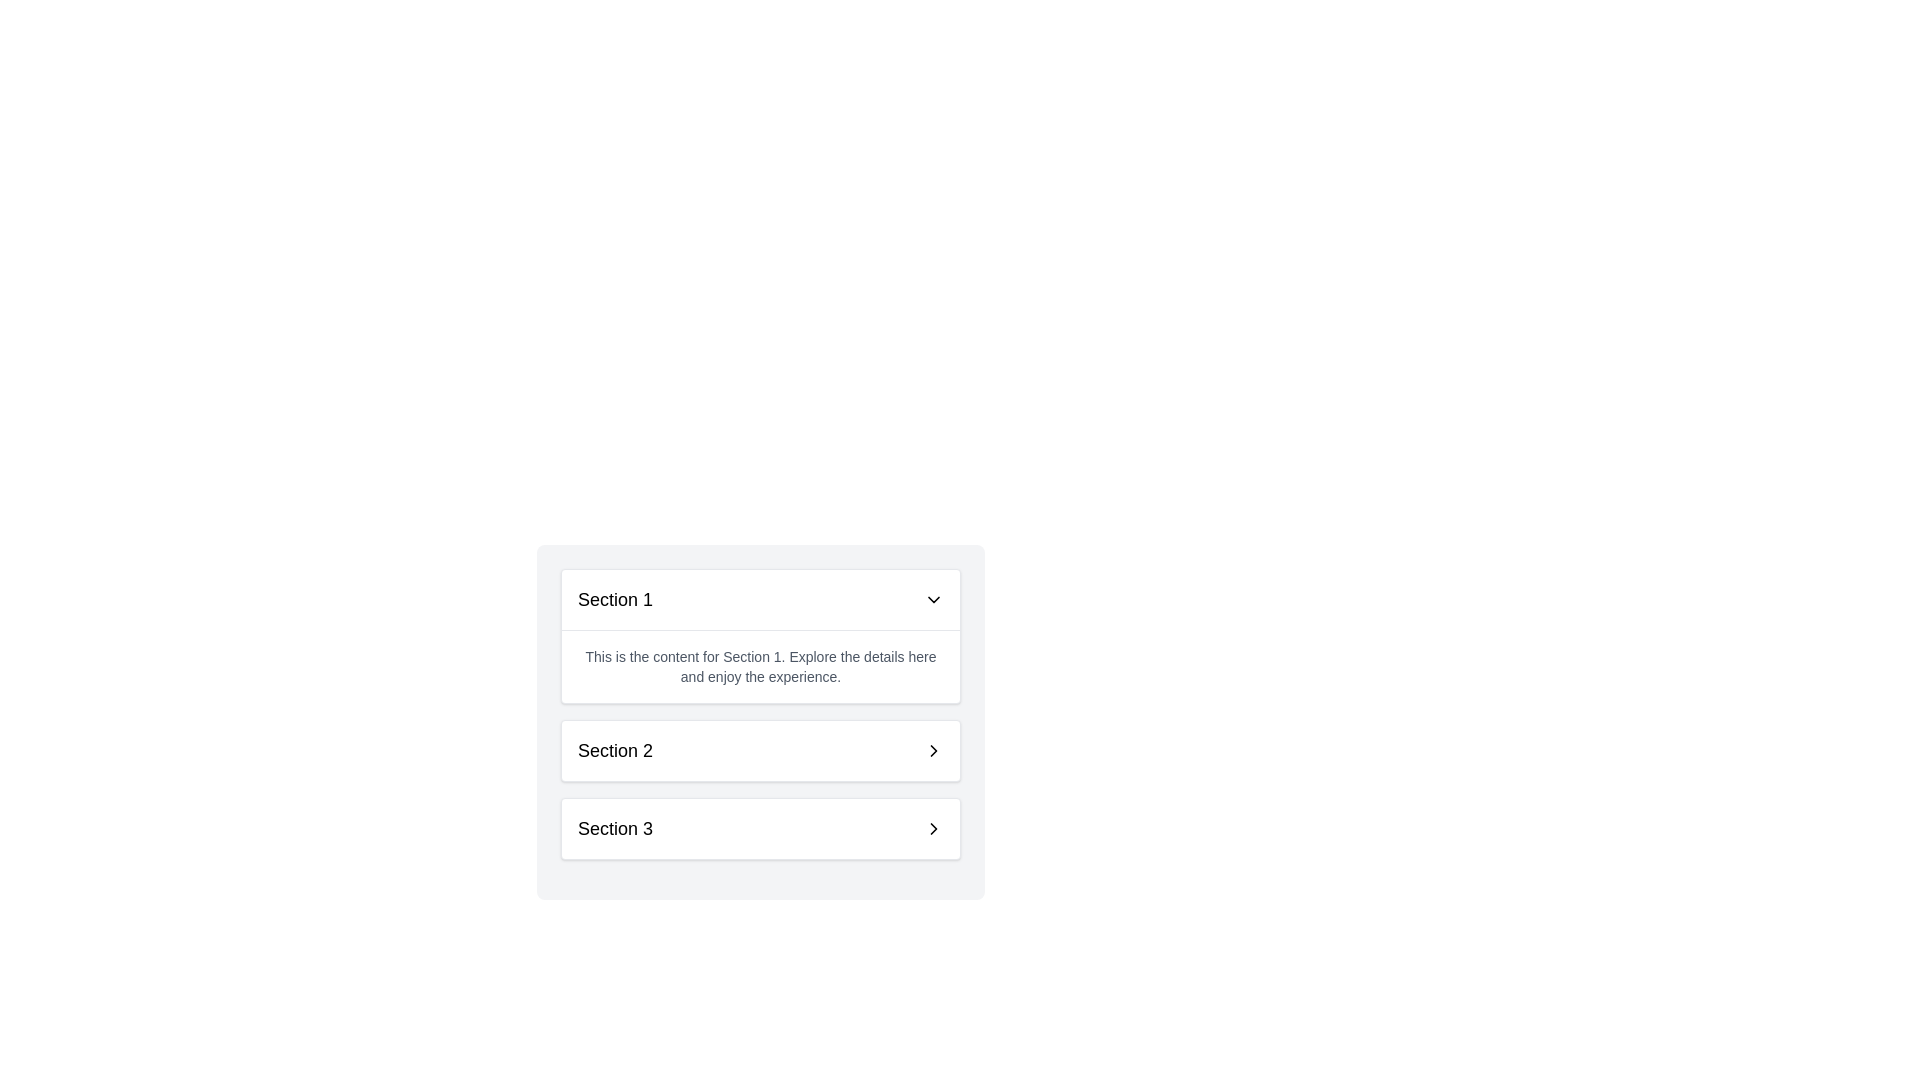  Describe the element at coordinates (933, 751) in the screenshot. I see `the Chevron icon button (SVG element) located on the right side of 'Section 2'` at that location.